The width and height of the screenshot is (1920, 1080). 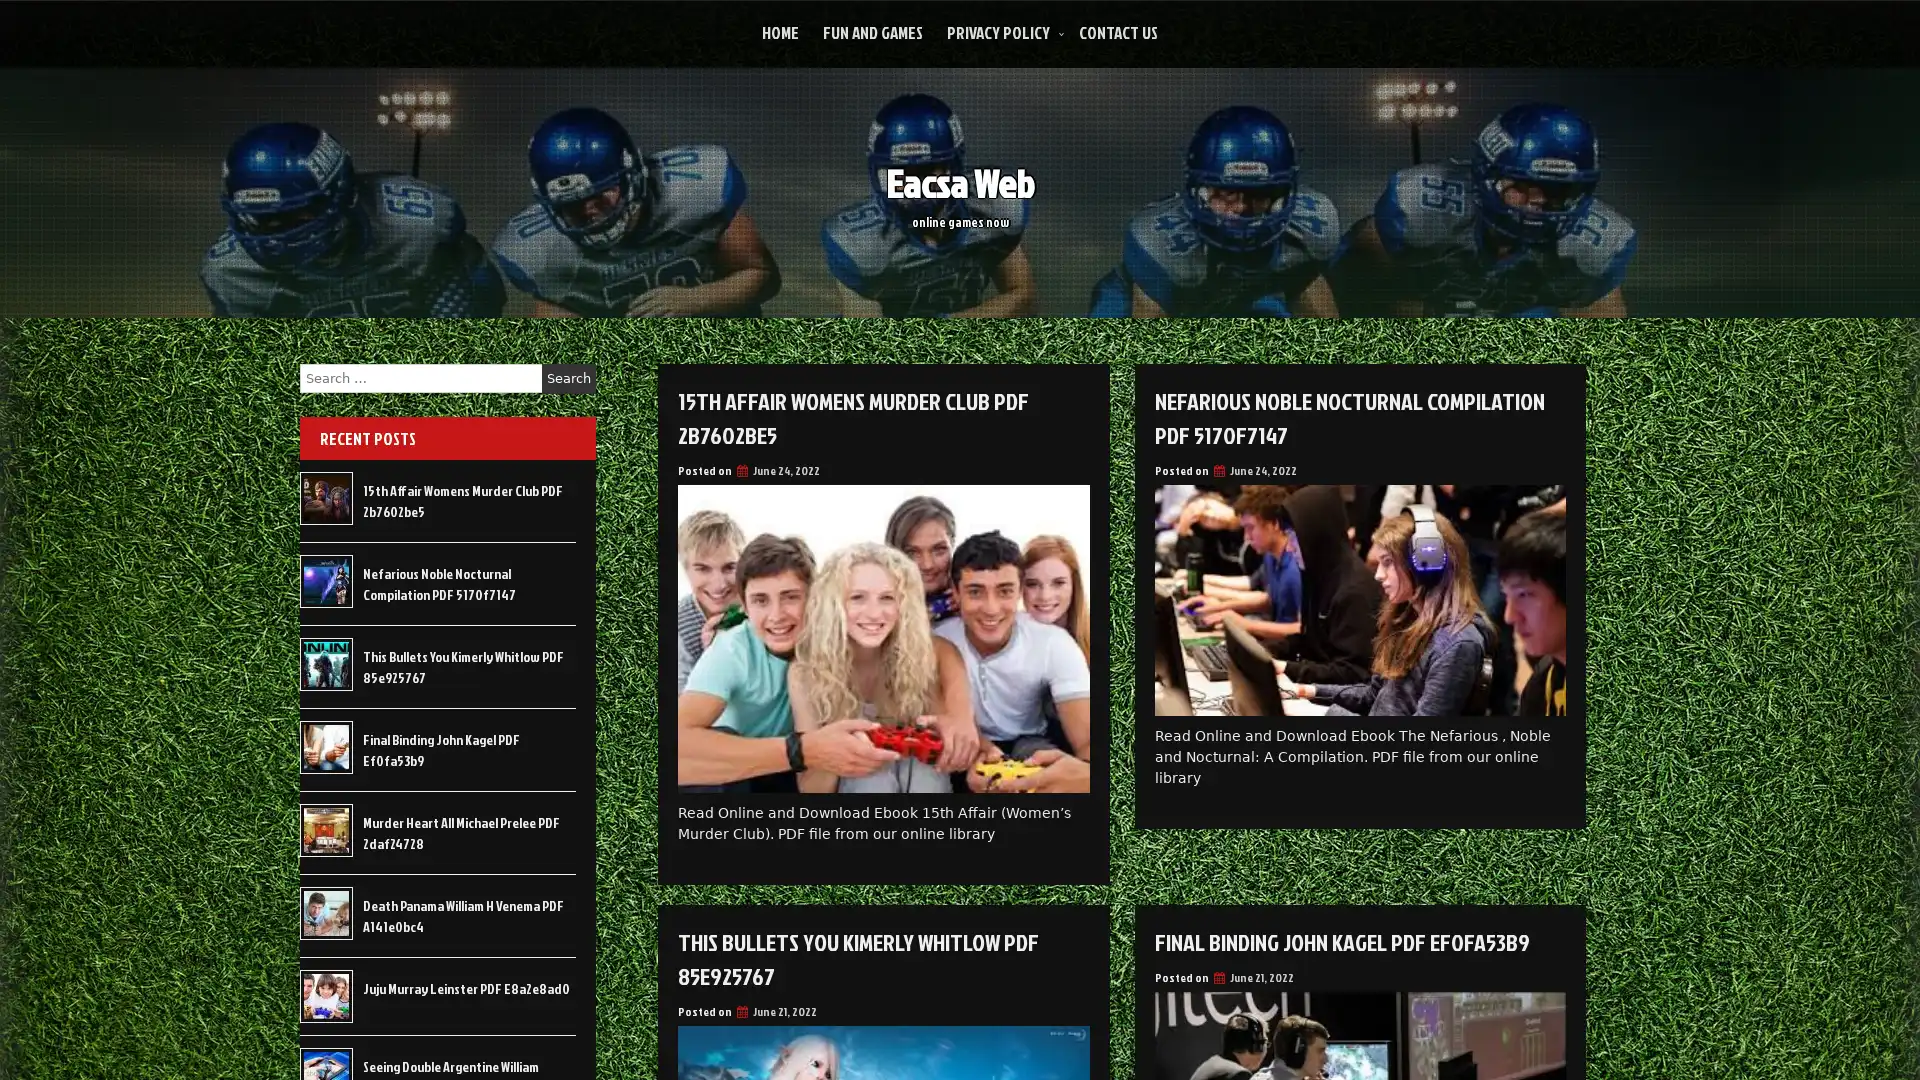 I want to click on Search, so click(x=568, y=378).